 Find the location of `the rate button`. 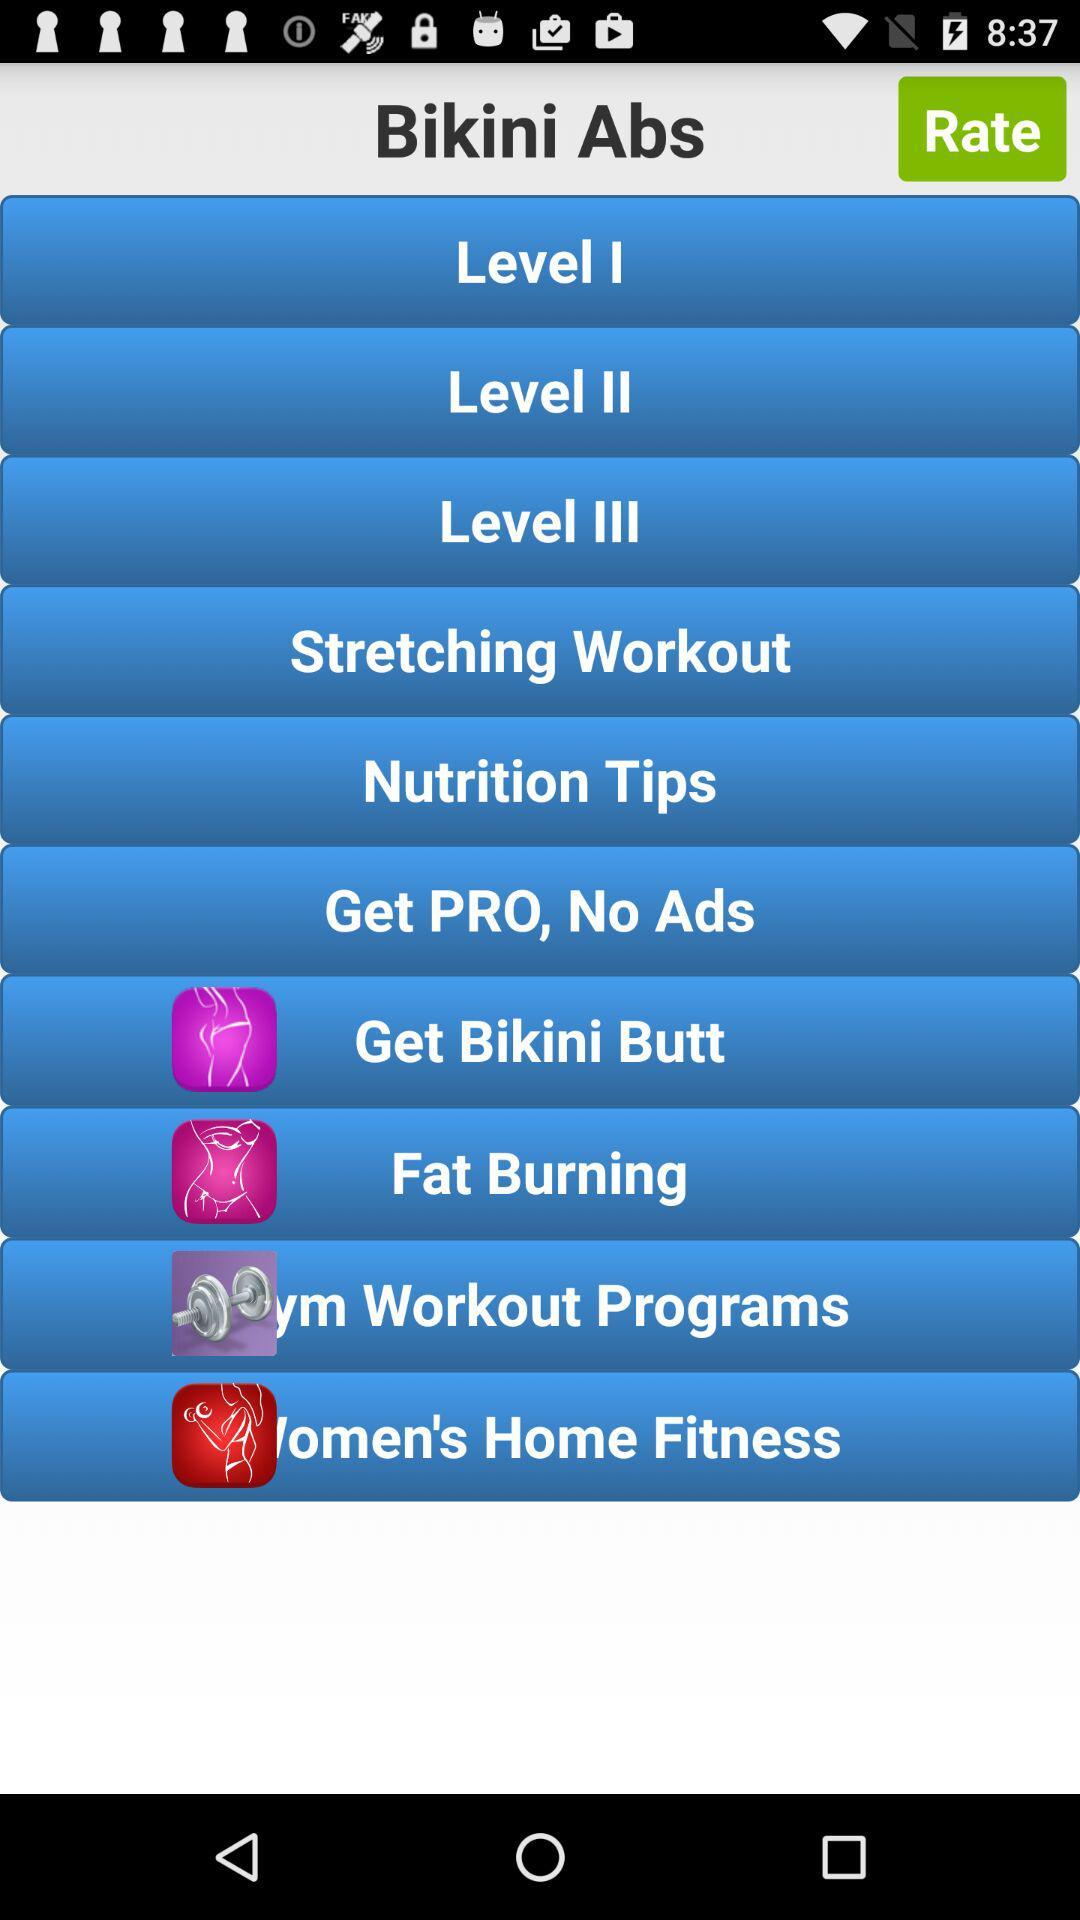

the rate button is located at coordinates (981, 128).